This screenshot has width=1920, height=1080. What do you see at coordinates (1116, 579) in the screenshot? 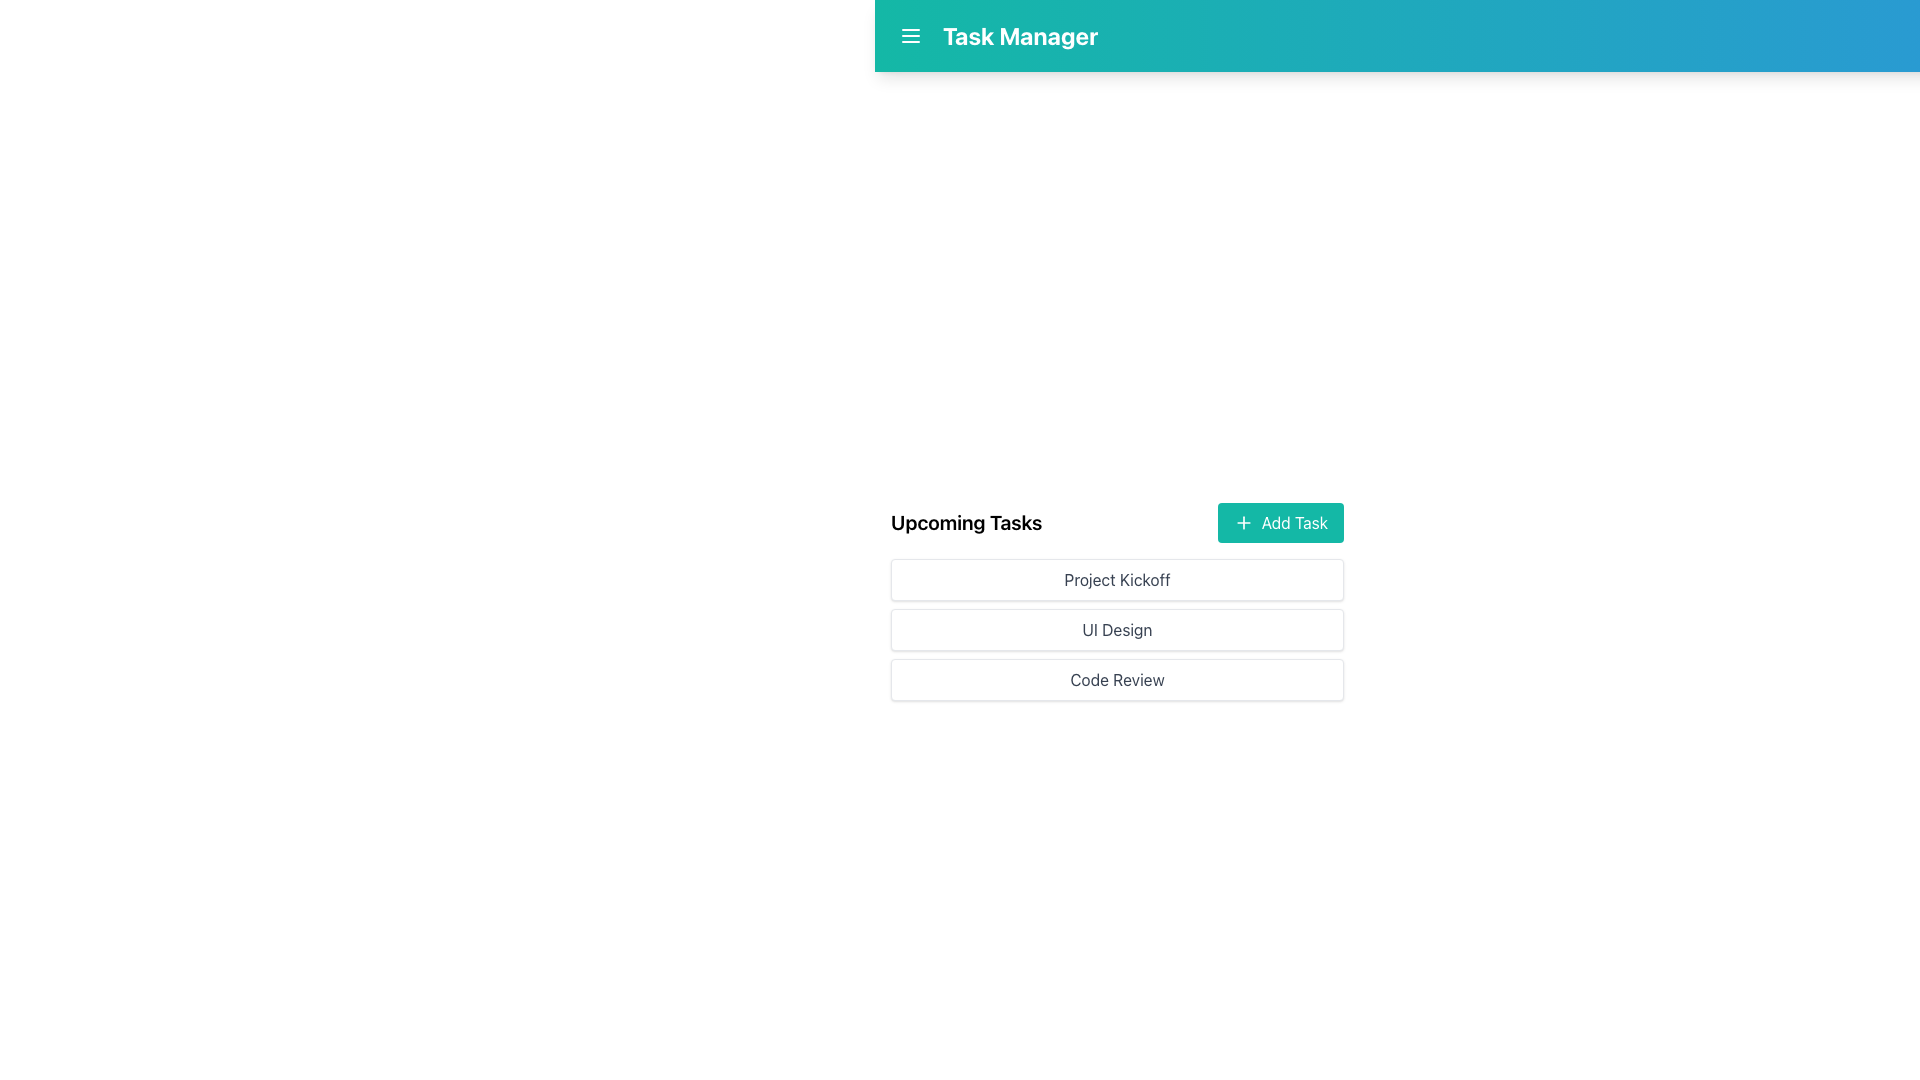
I see `the task label for 'Project Kickoff', which is the first item in the 'Upcoming Tasks' list and serves as a visual identifier for the task` at bounding box center [1116, 579].